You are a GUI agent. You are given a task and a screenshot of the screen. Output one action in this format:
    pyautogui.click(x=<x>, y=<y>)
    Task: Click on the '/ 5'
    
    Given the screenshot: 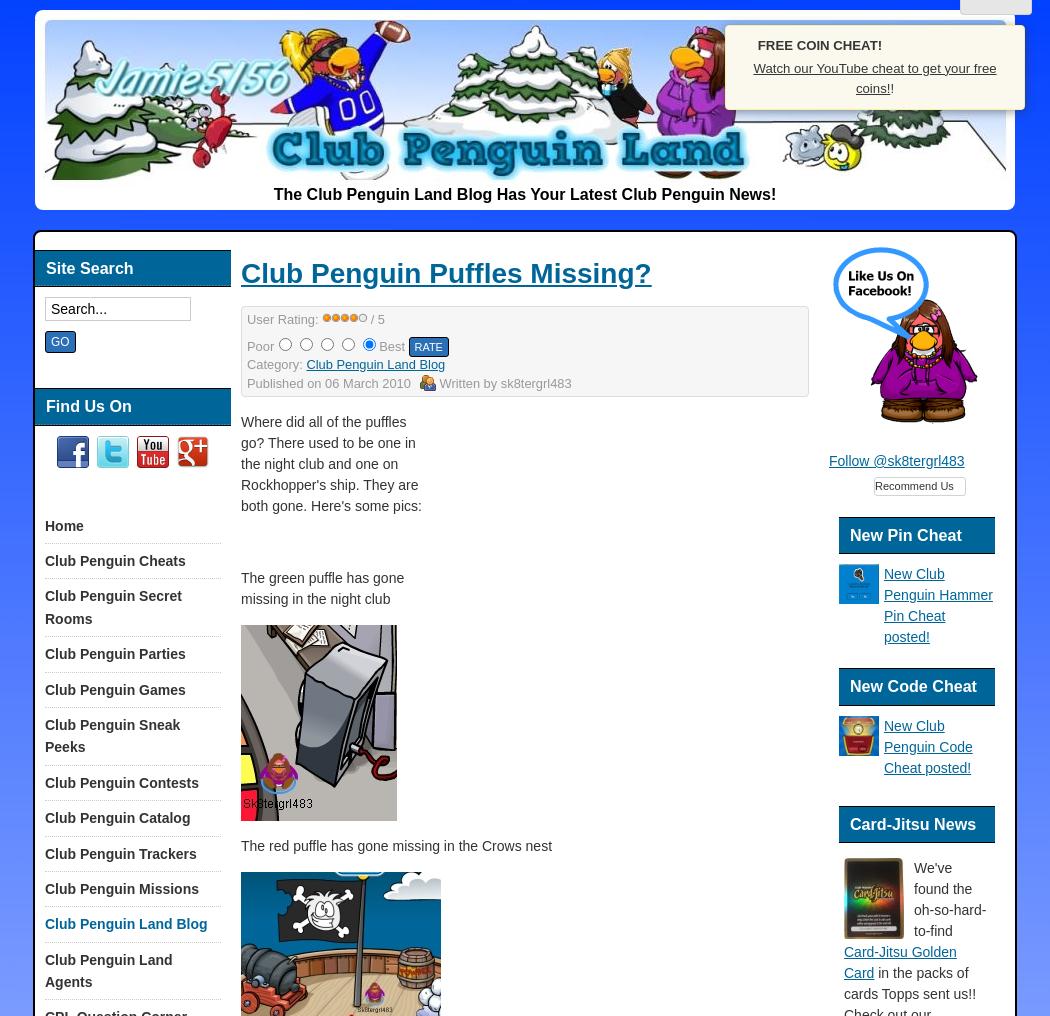 What is the action you would take?
    pyautogui.click(x=365, y=318)
    